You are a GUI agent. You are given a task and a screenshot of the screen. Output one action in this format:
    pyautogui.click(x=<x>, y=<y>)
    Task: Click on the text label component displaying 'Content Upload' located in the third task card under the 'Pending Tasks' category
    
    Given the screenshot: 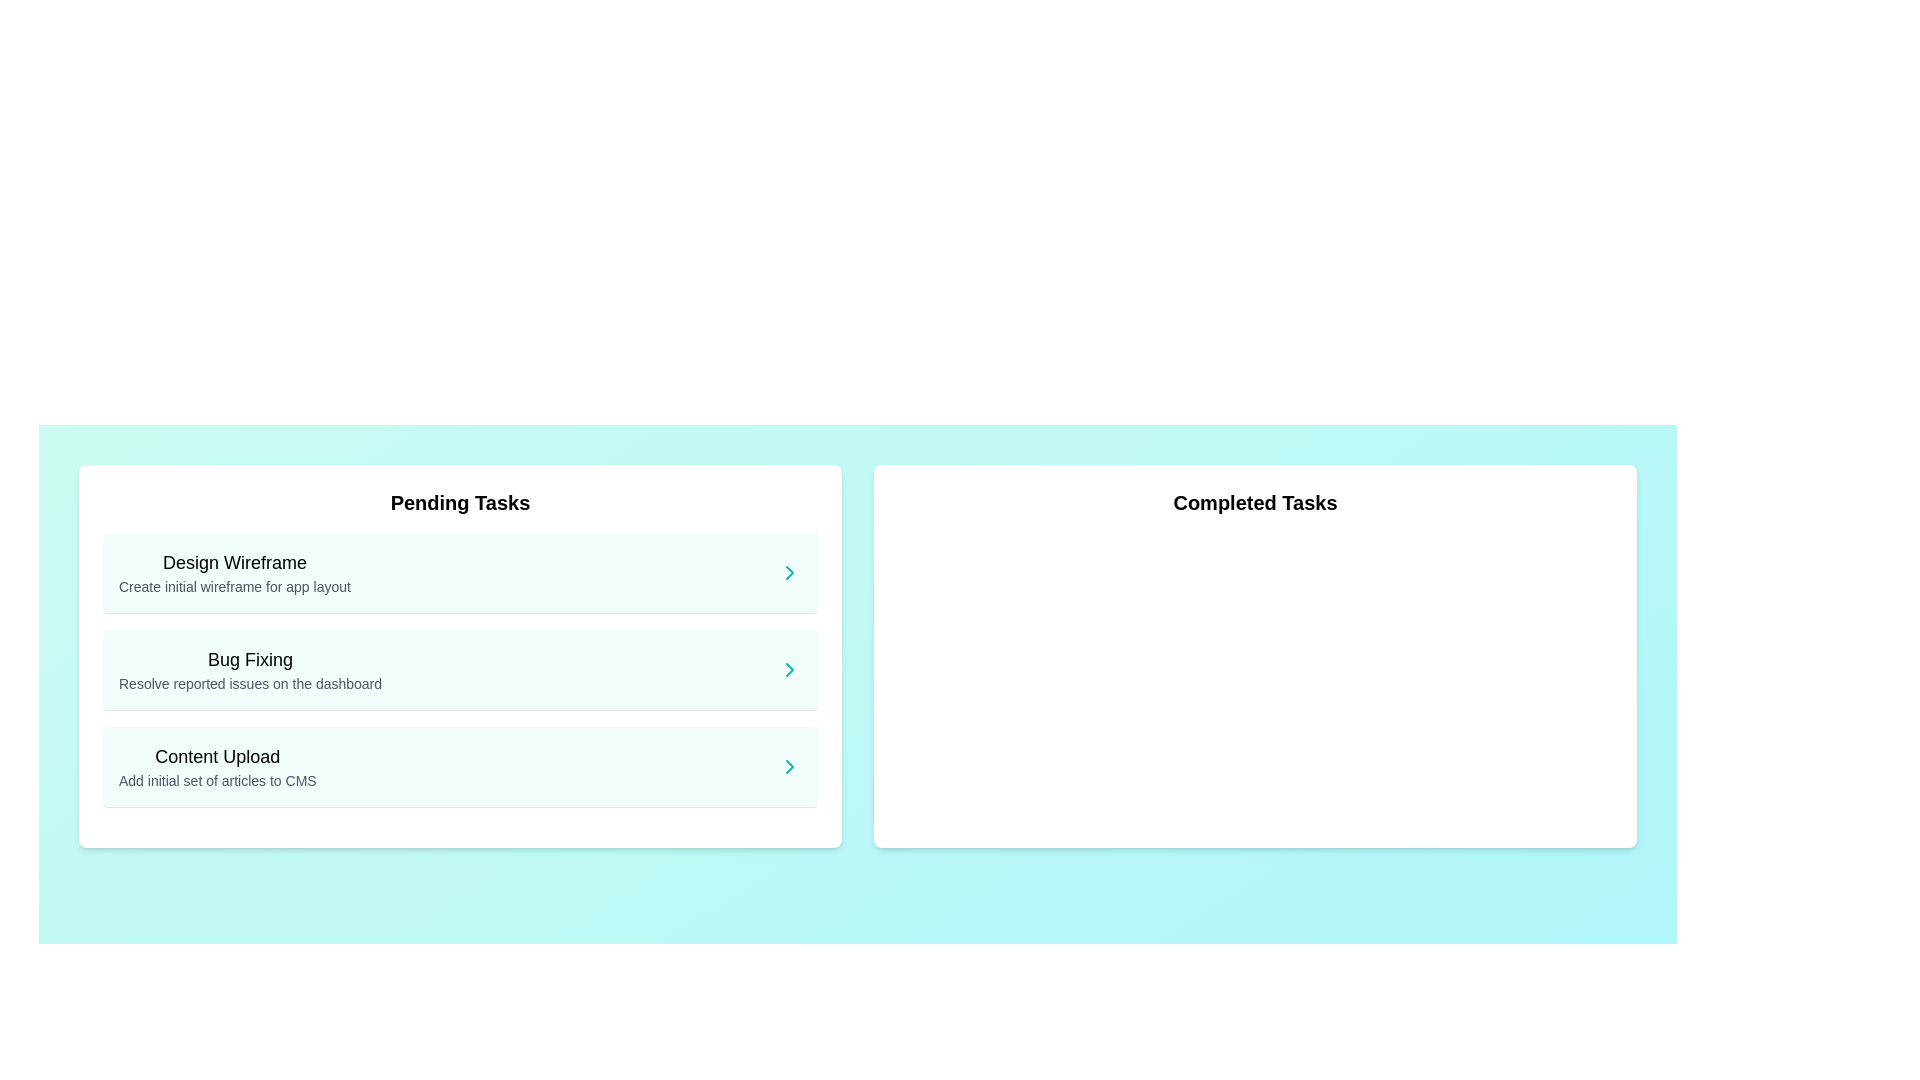 What is the action you would take?
    pyautogui.click(x=217, y=756)
    